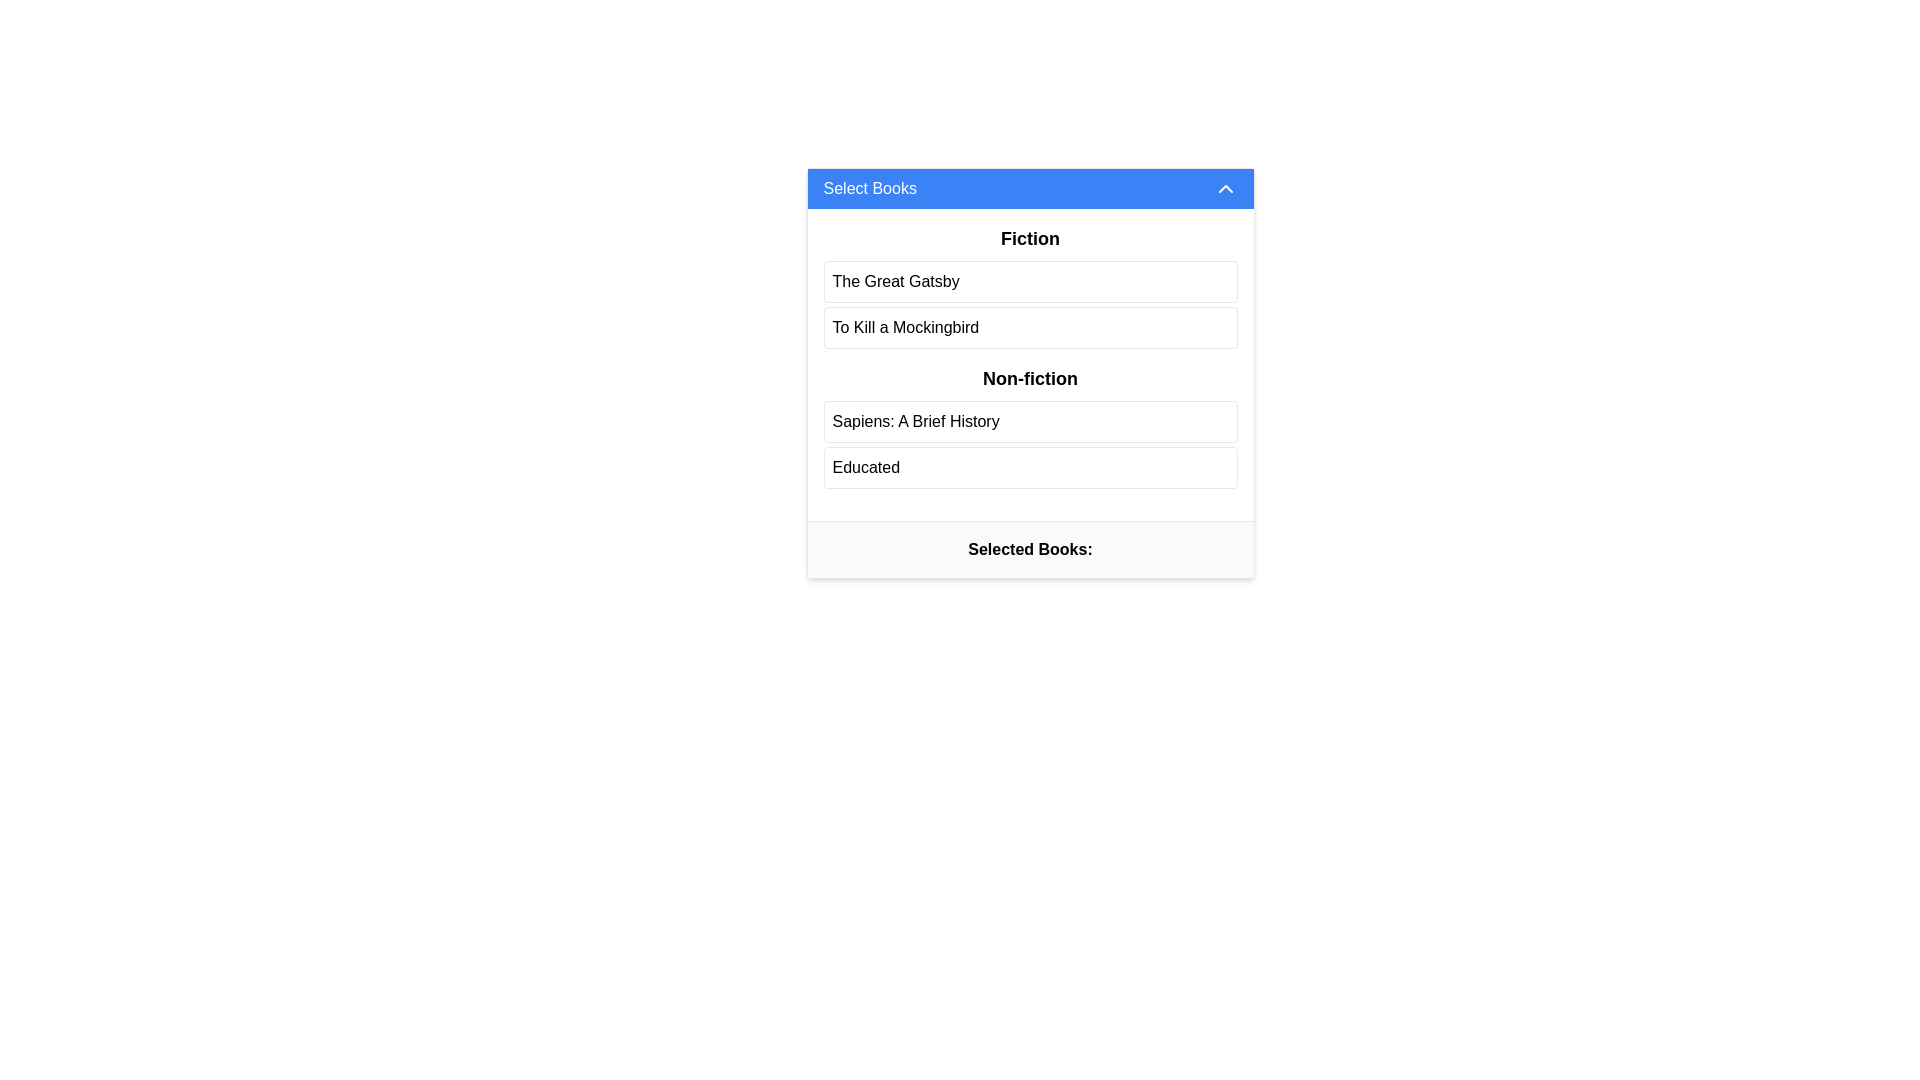 The width and height of the screenshot is (1920, 1080). Describe the element at coordinates (904, 326) in the screenshot. I see `text label that displays 'To Kill a Mockingbird', which is styled with a light border and is the second item in the 'Fiction' category` at that location.